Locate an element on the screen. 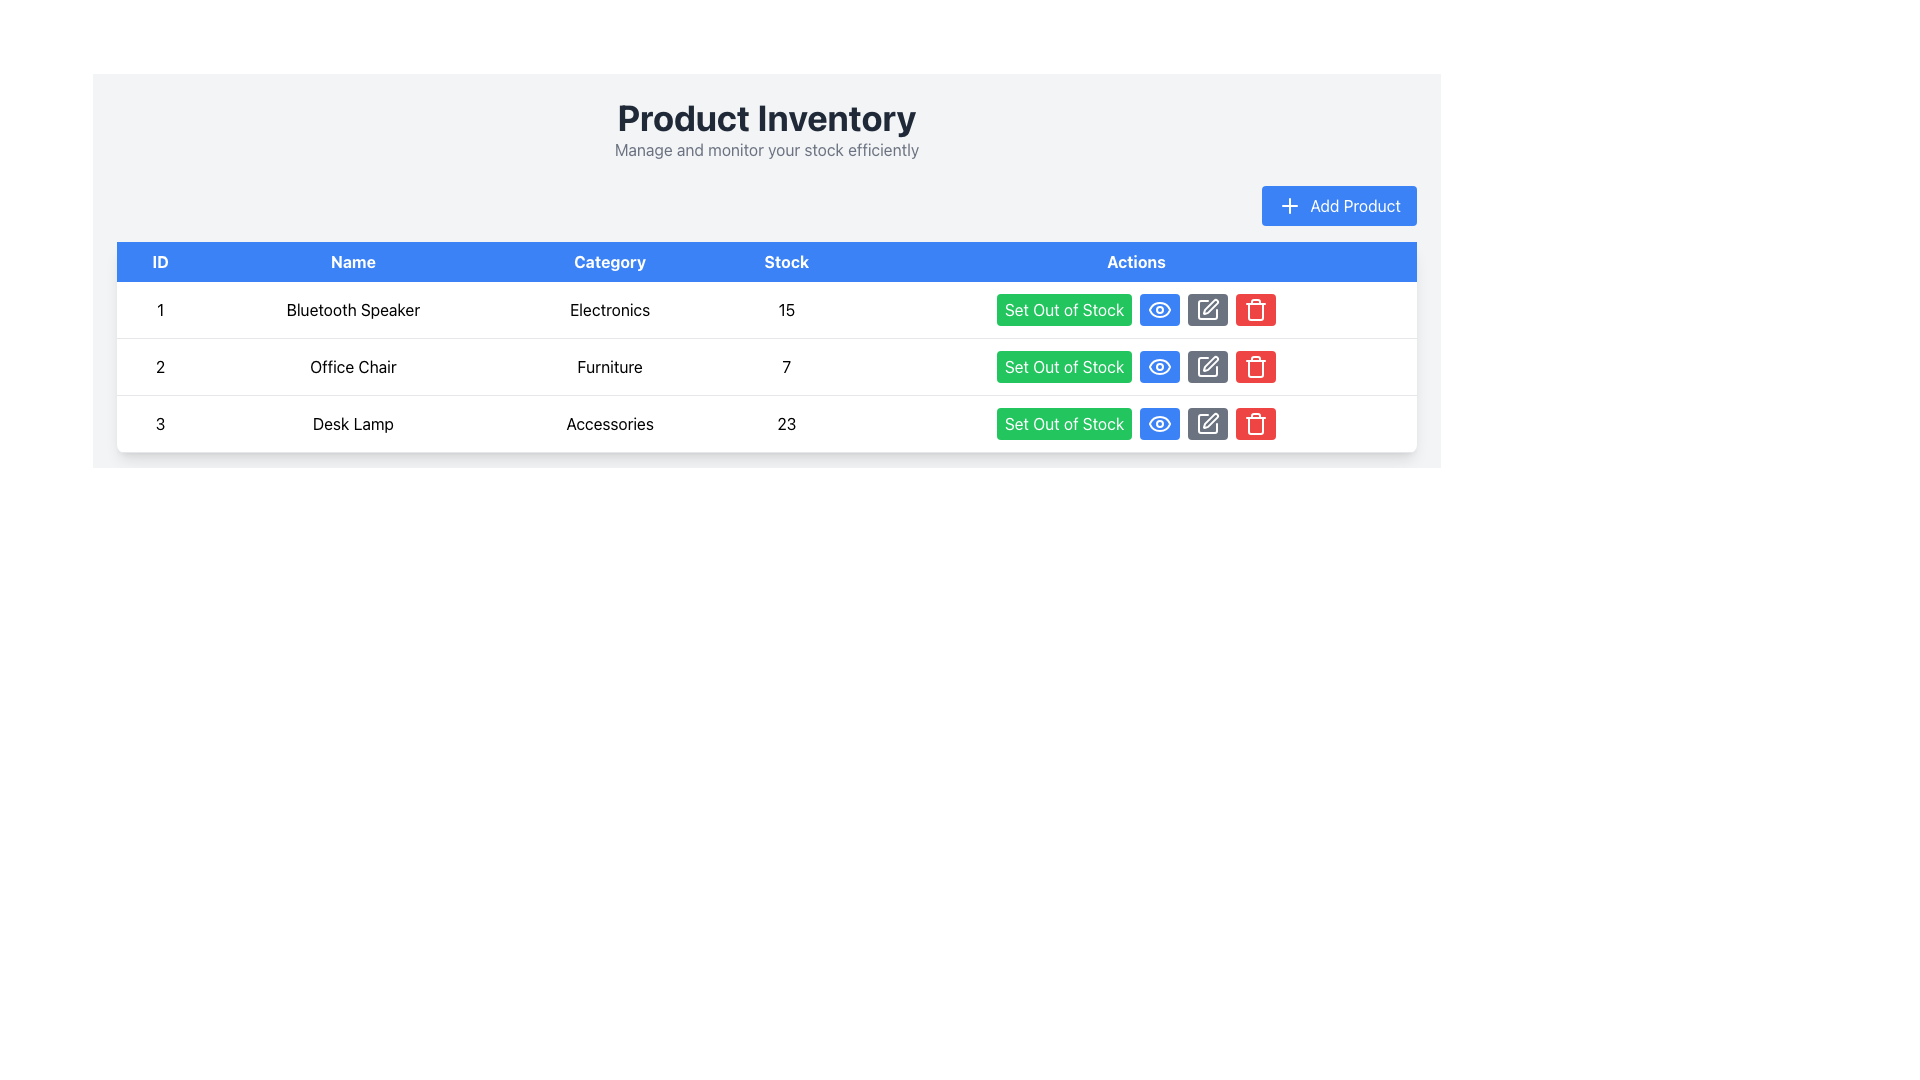  the pencil icon in the Actions column of the table, located in the third row for 'Desk Lamp', to initiate the editing function is located at coordinates (1210, 419).